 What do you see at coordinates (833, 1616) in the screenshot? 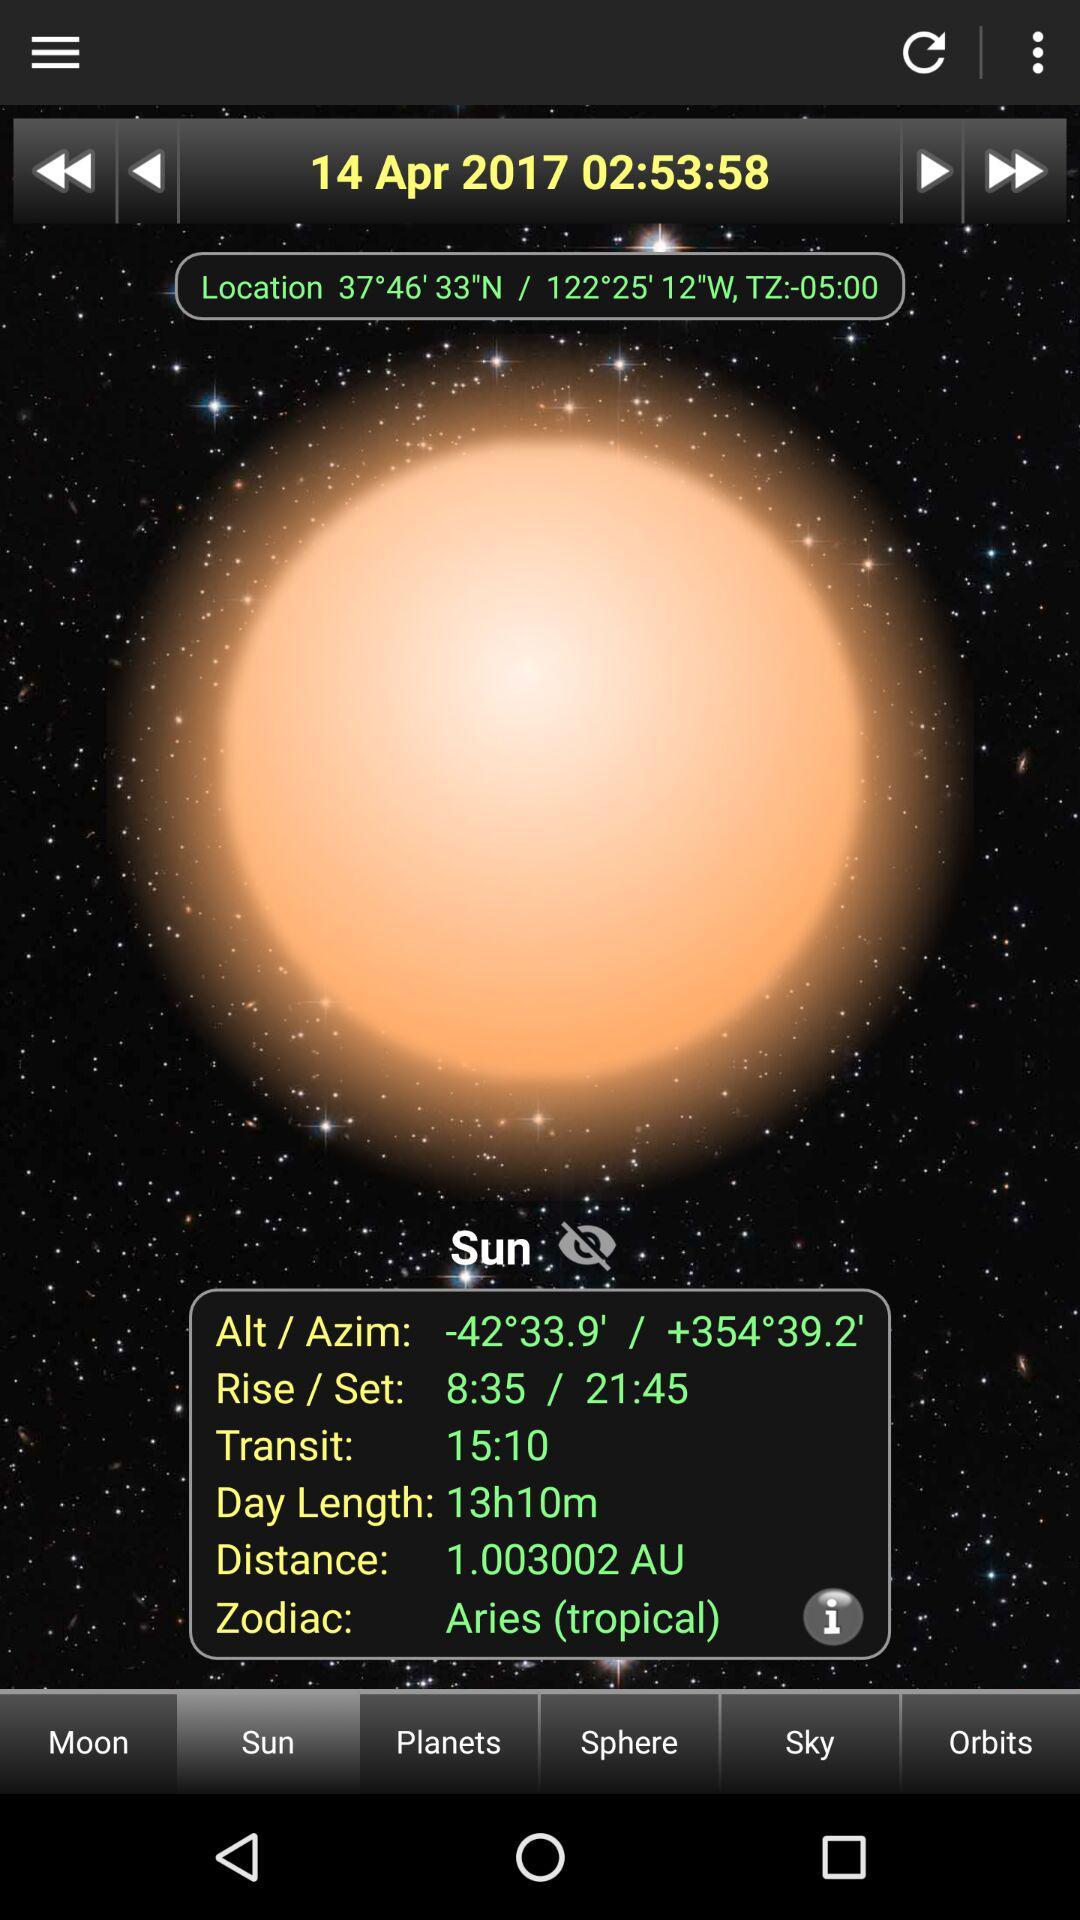
I see `the icon i beside aries tropical` at bounding box center [833, 1616].